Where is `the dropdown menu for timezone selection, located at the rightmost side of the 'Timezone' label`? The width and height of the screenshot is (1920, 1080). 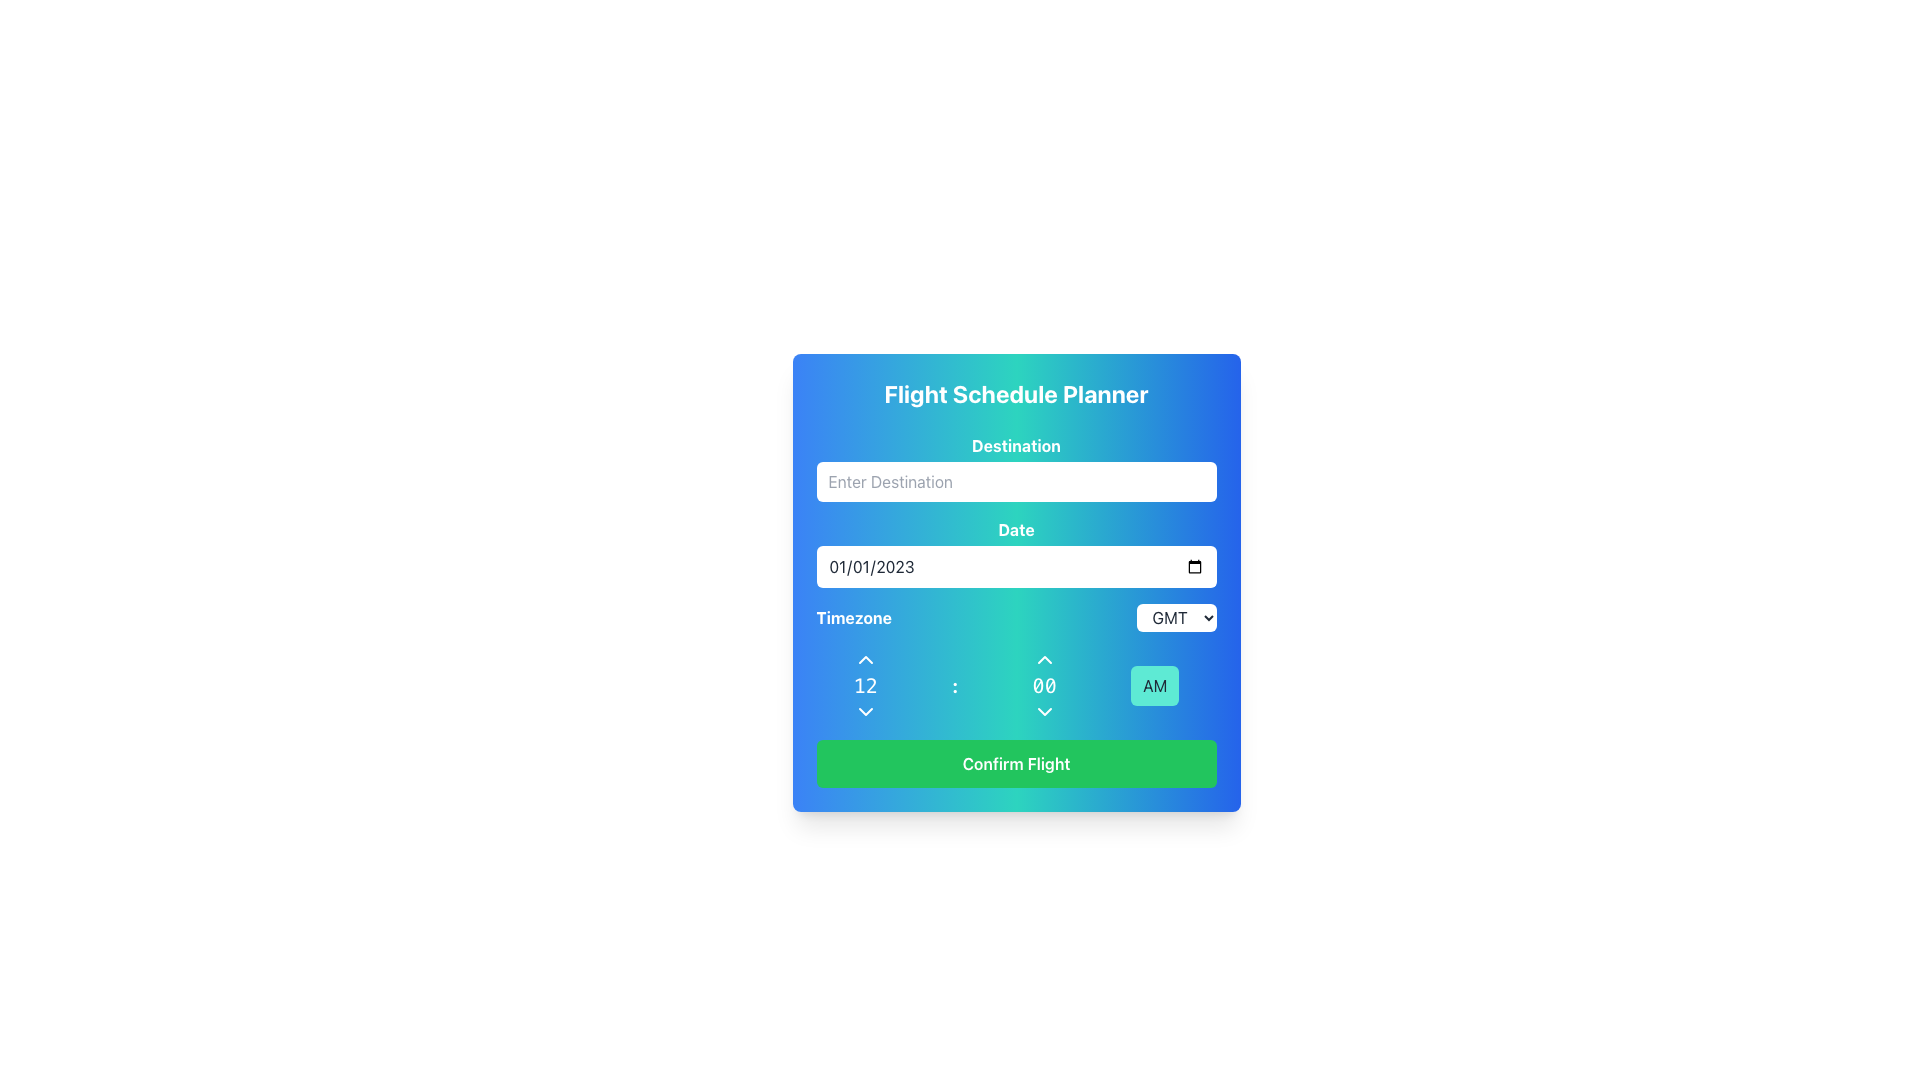 the dropdown menu for timezone selection, located at the rightmost side of the 'Timezone' label is located at coordinates (1176, 616).